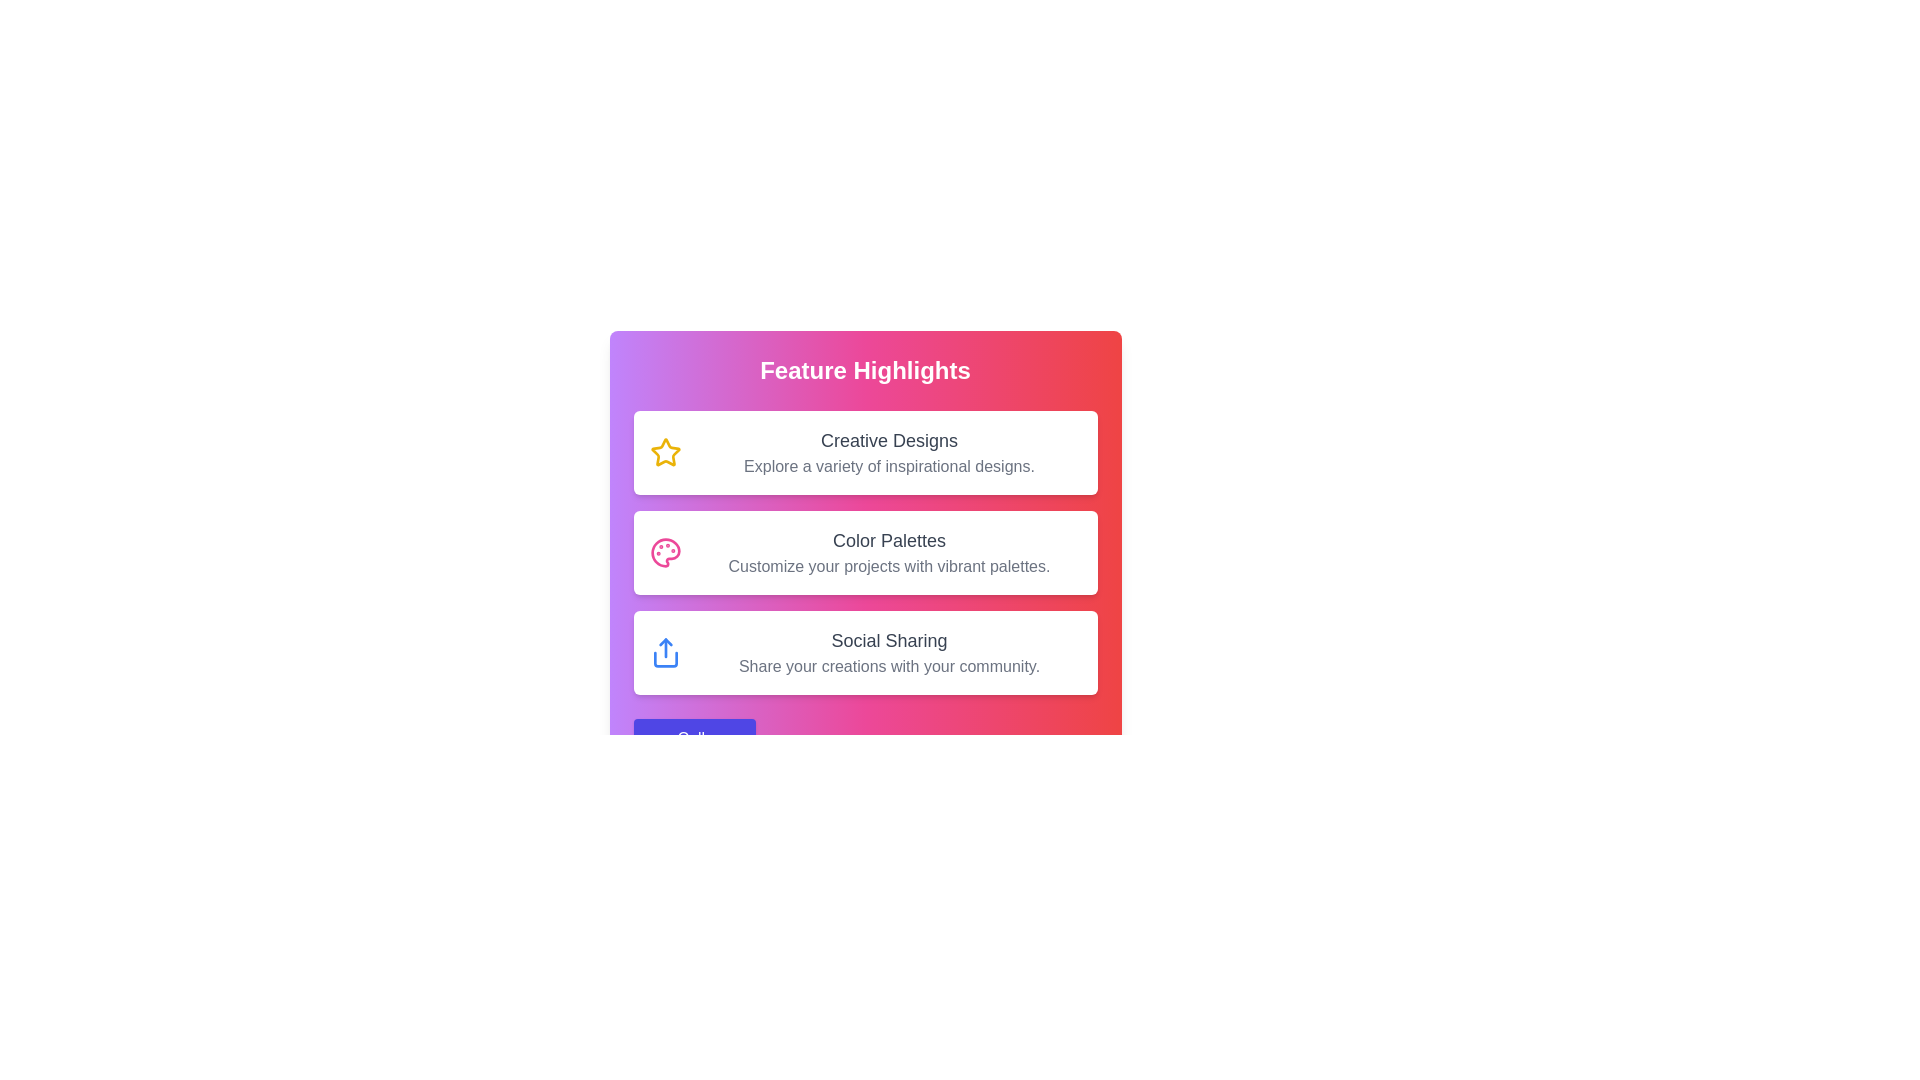  I want to click on the static descriptive text that explains the 'Social Sharing' feature, located directly below the heading 'Social Sharing' in the middle of the UI card block, so click(888, 667).